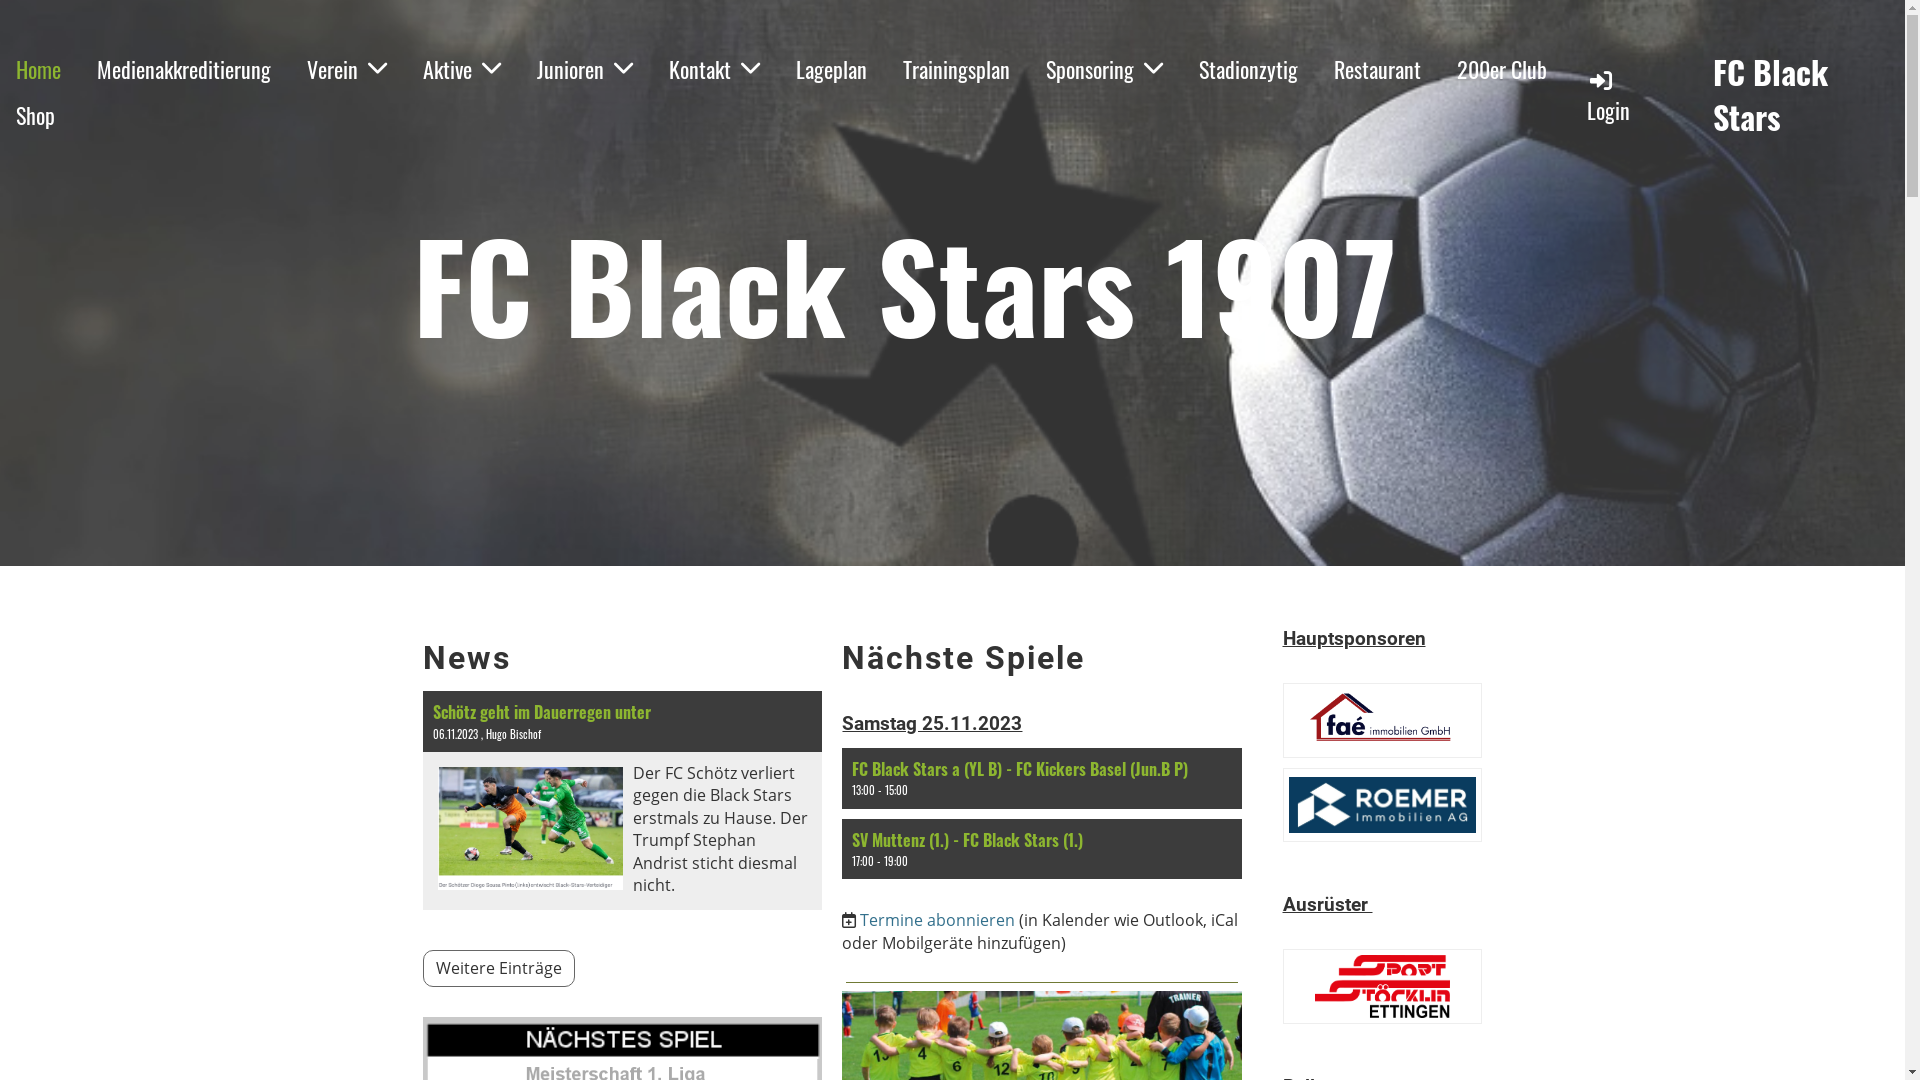 The height and width of the screenshot is (1080, 1920). I want to click on 'Shop', so click(35, 115).